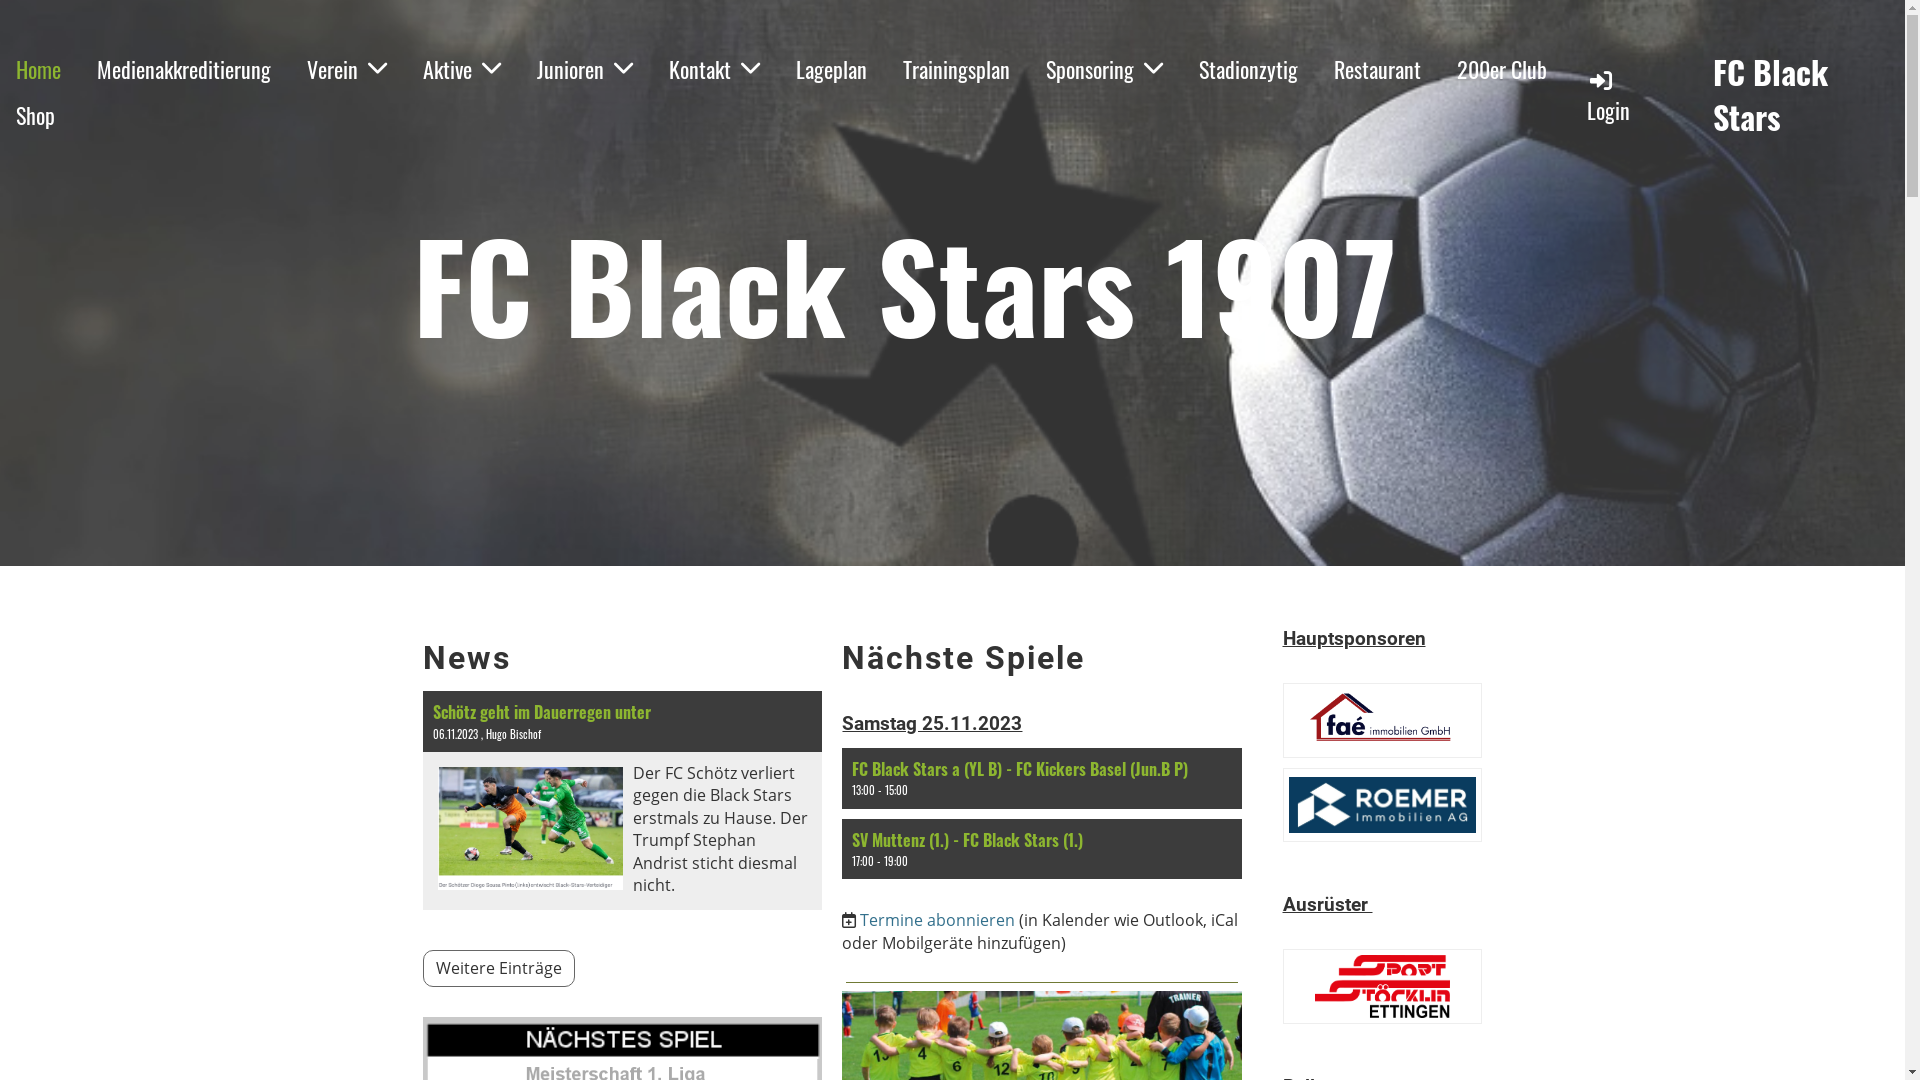 The height and width of the screenshot is (1080, 1920). I want to click on 'Shop', so click(35, 115).